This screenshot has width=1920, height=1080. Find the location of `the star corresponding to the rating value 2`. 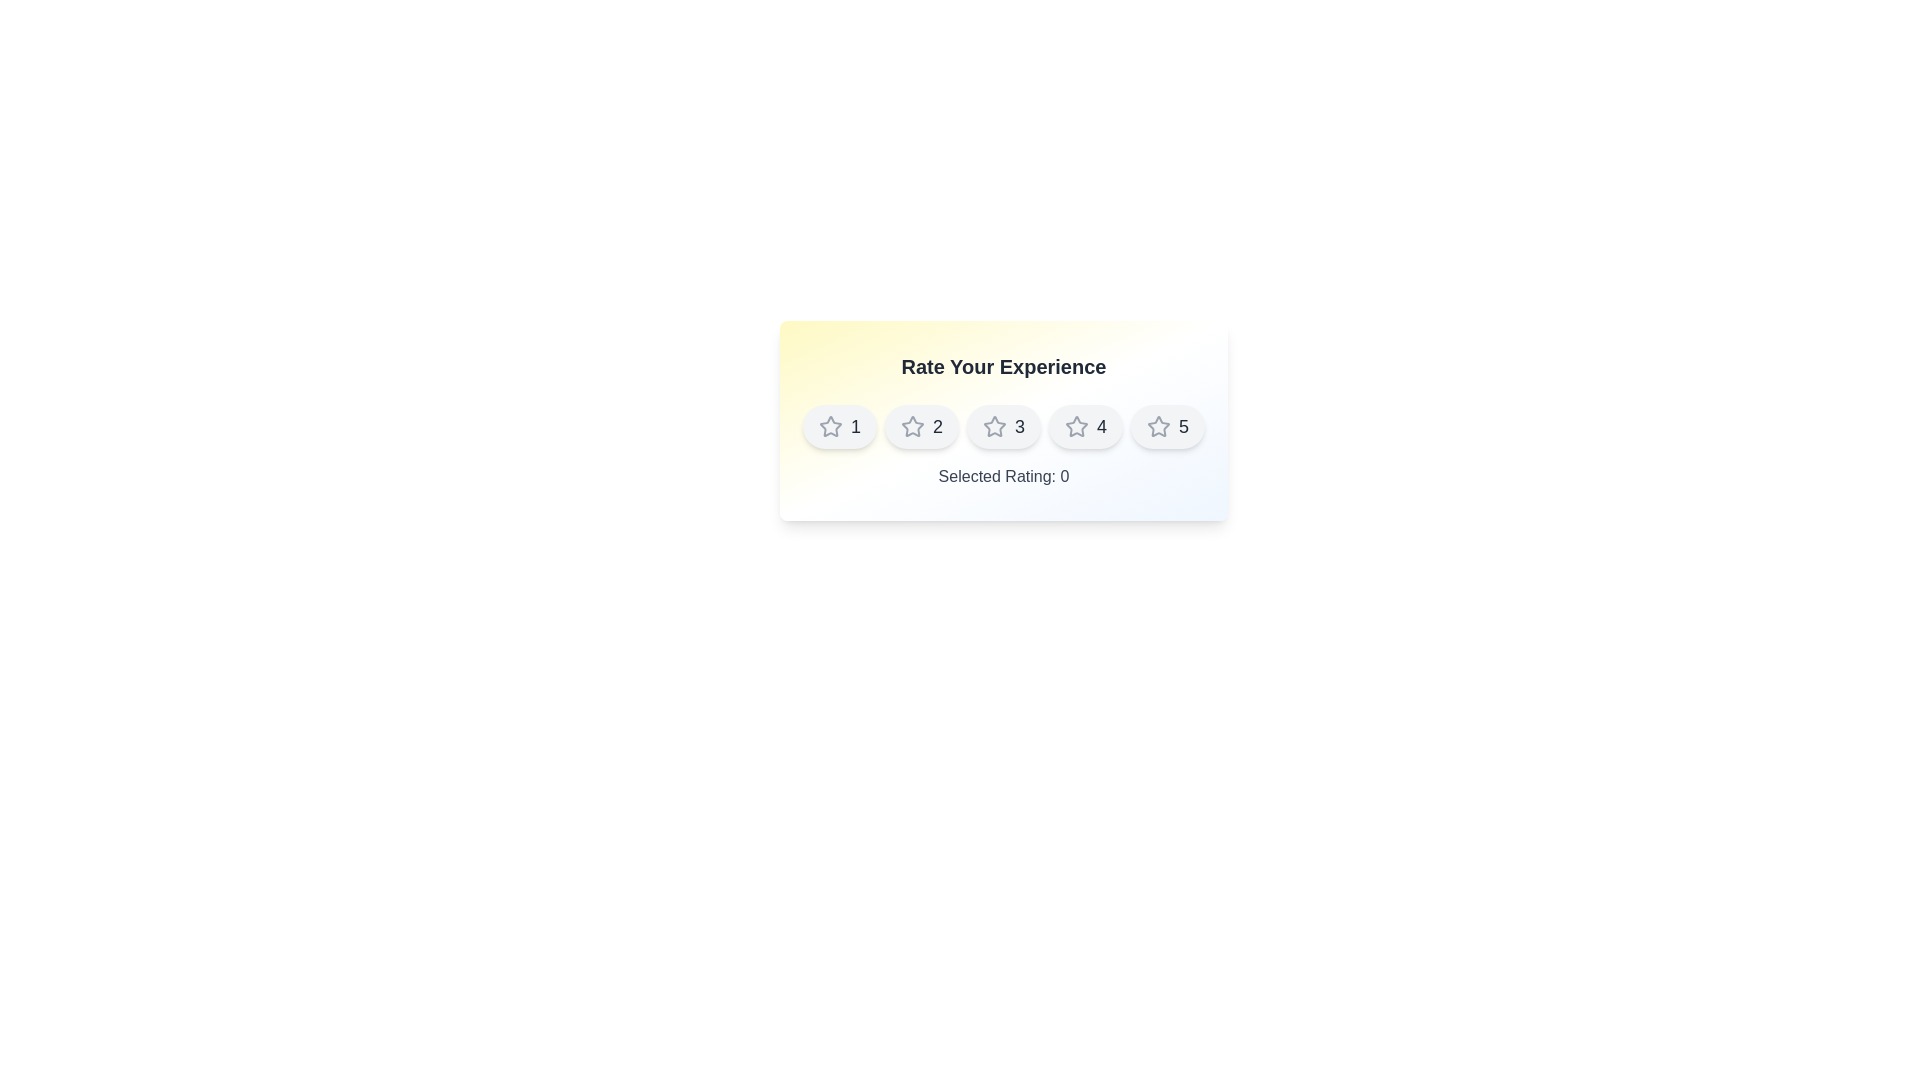

the star corresponding to the rating value 2 is located at coordinates (920, 426).